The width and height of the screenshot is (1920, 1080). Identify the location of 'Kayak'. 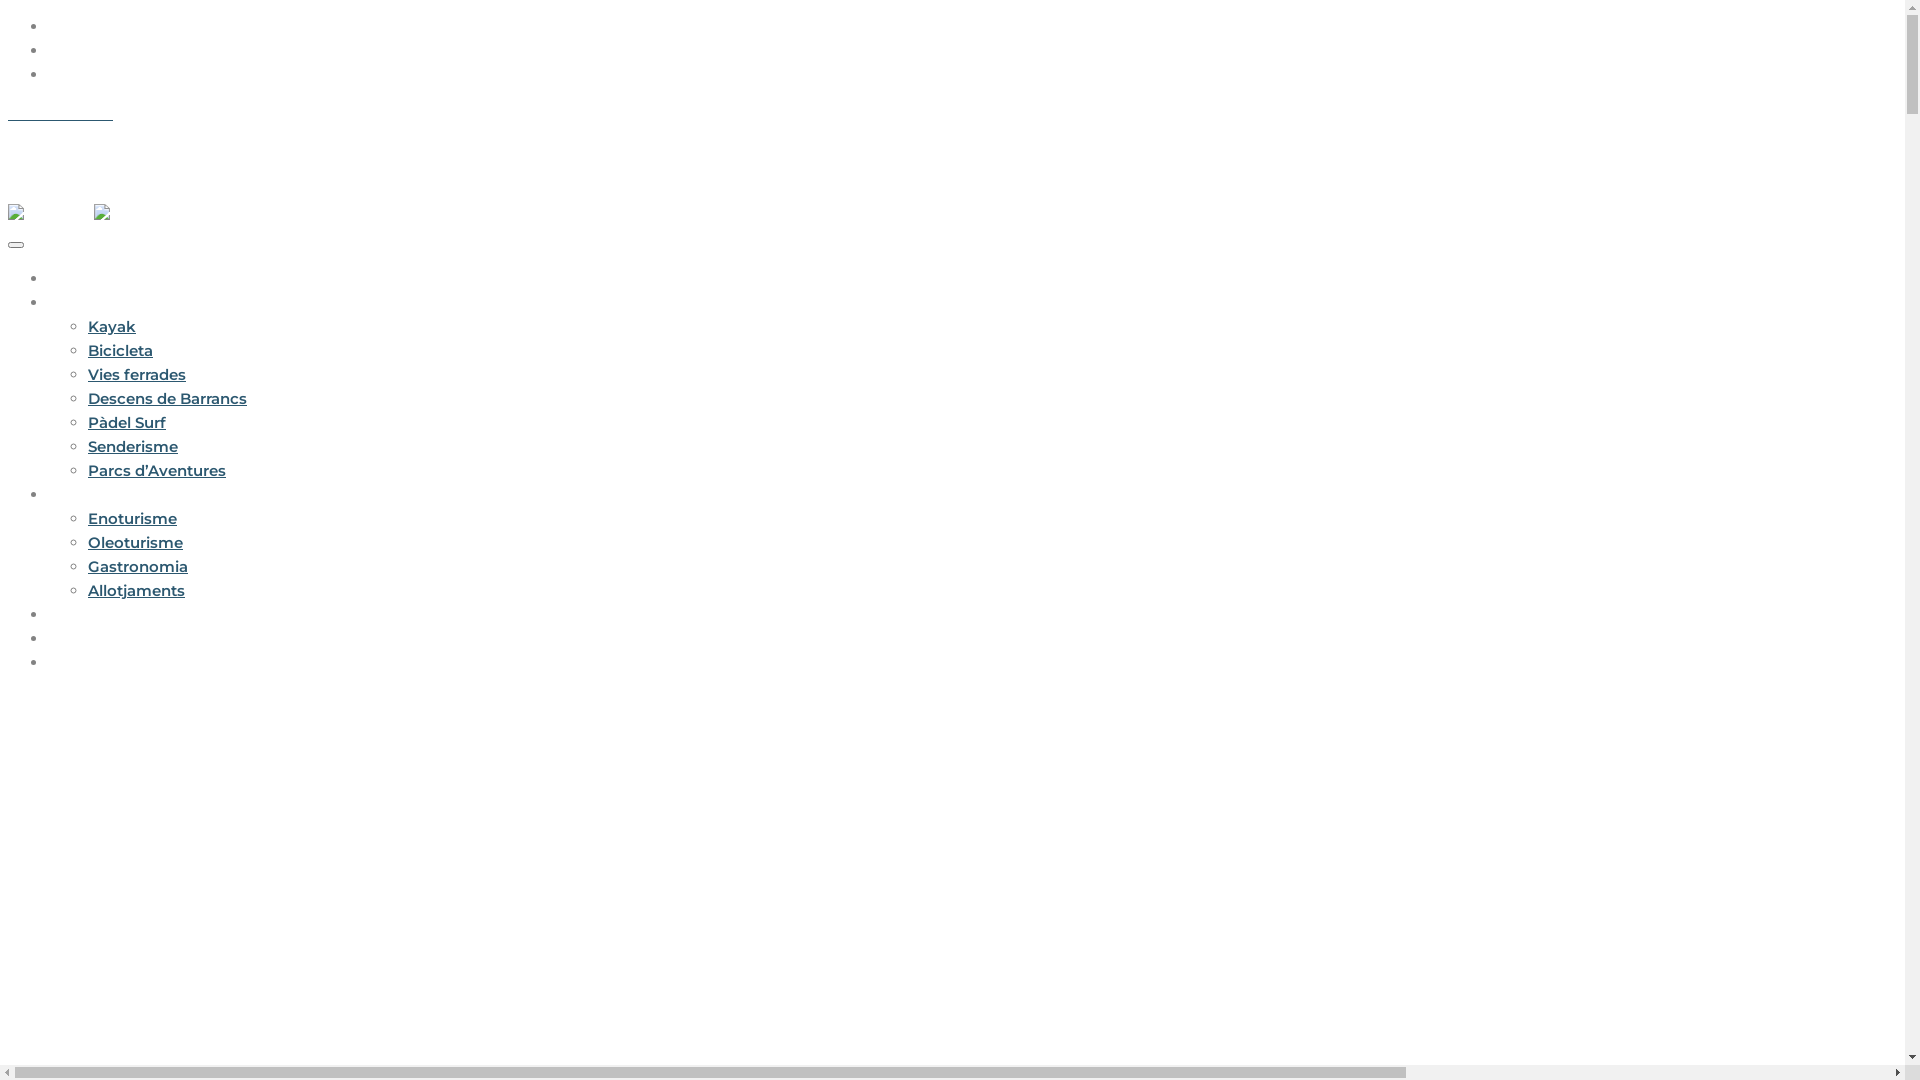
(110, 325).